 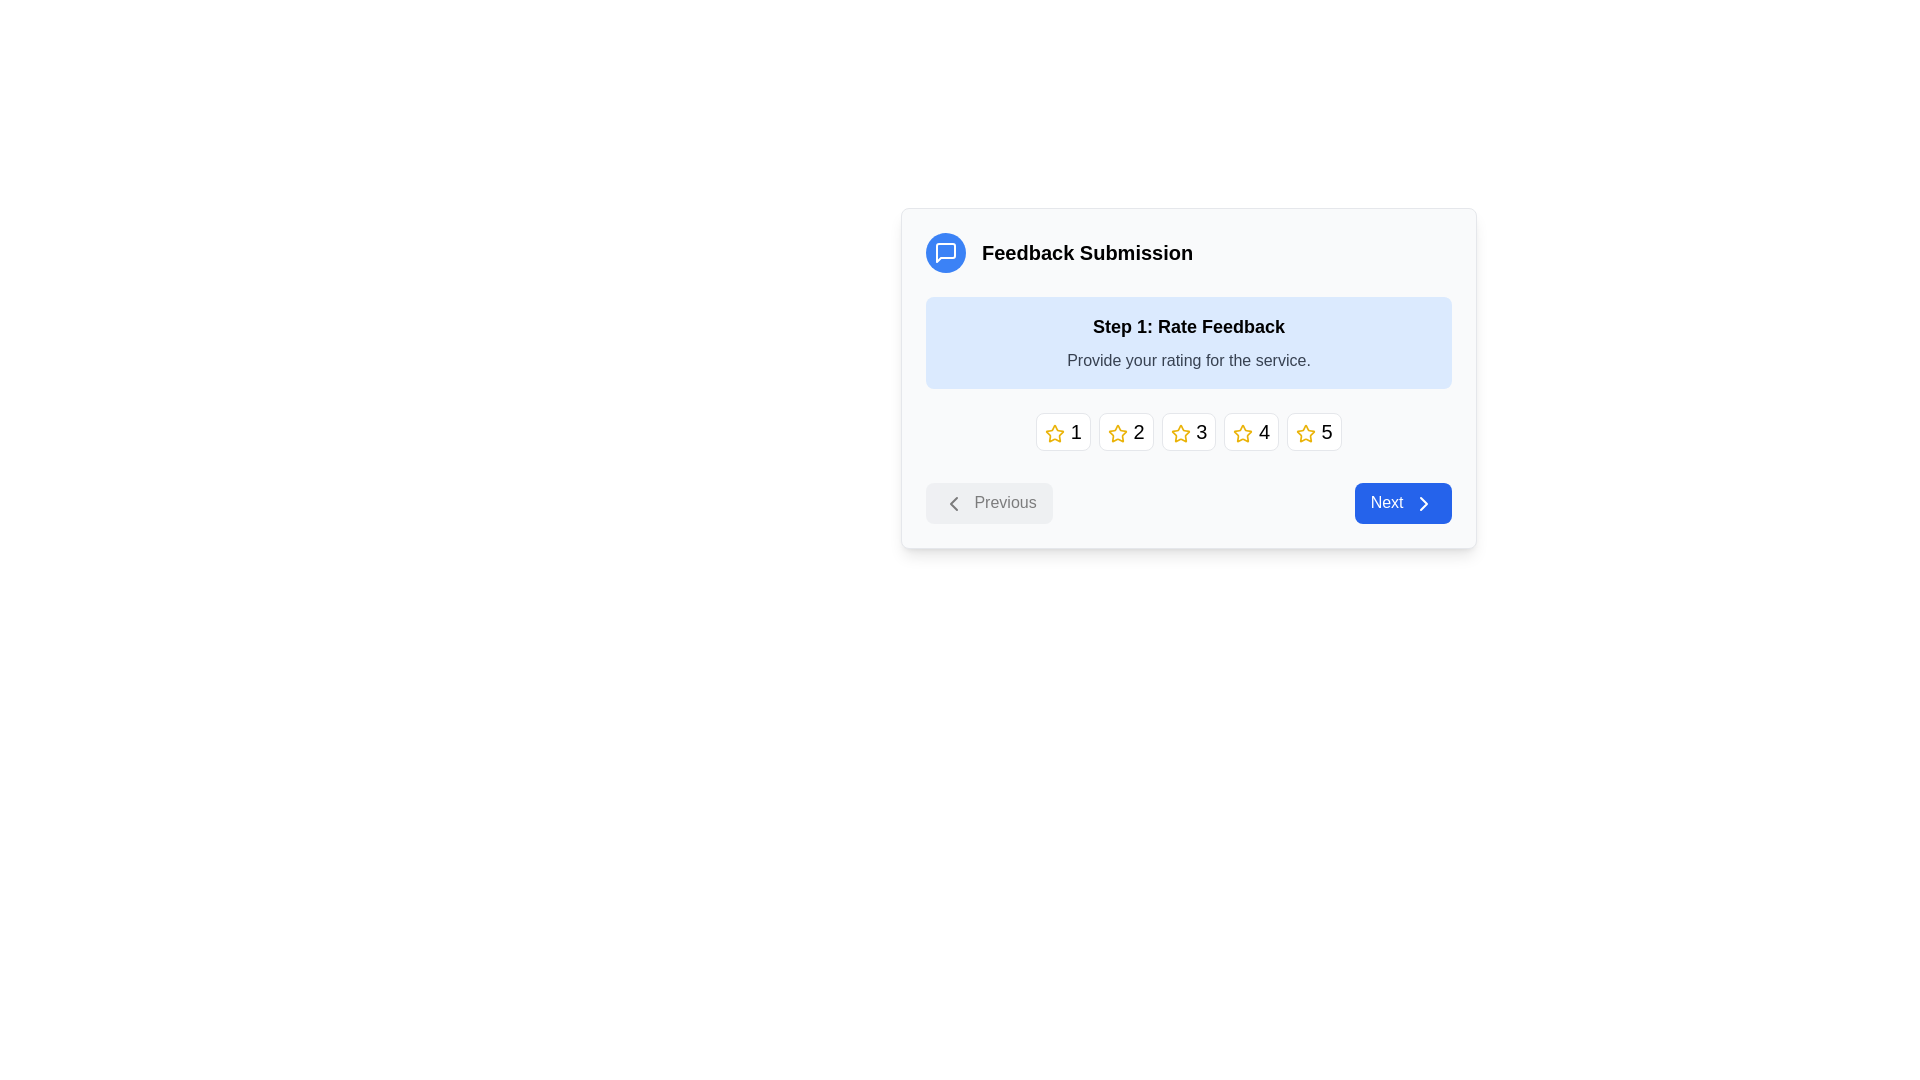 I want to click on the yellow star rating icon located under the 'Rate Feedback' step in the feedback submission section, as it is the first icon in the horizontal lineup of rating stars, so click(x=1054, y=432).